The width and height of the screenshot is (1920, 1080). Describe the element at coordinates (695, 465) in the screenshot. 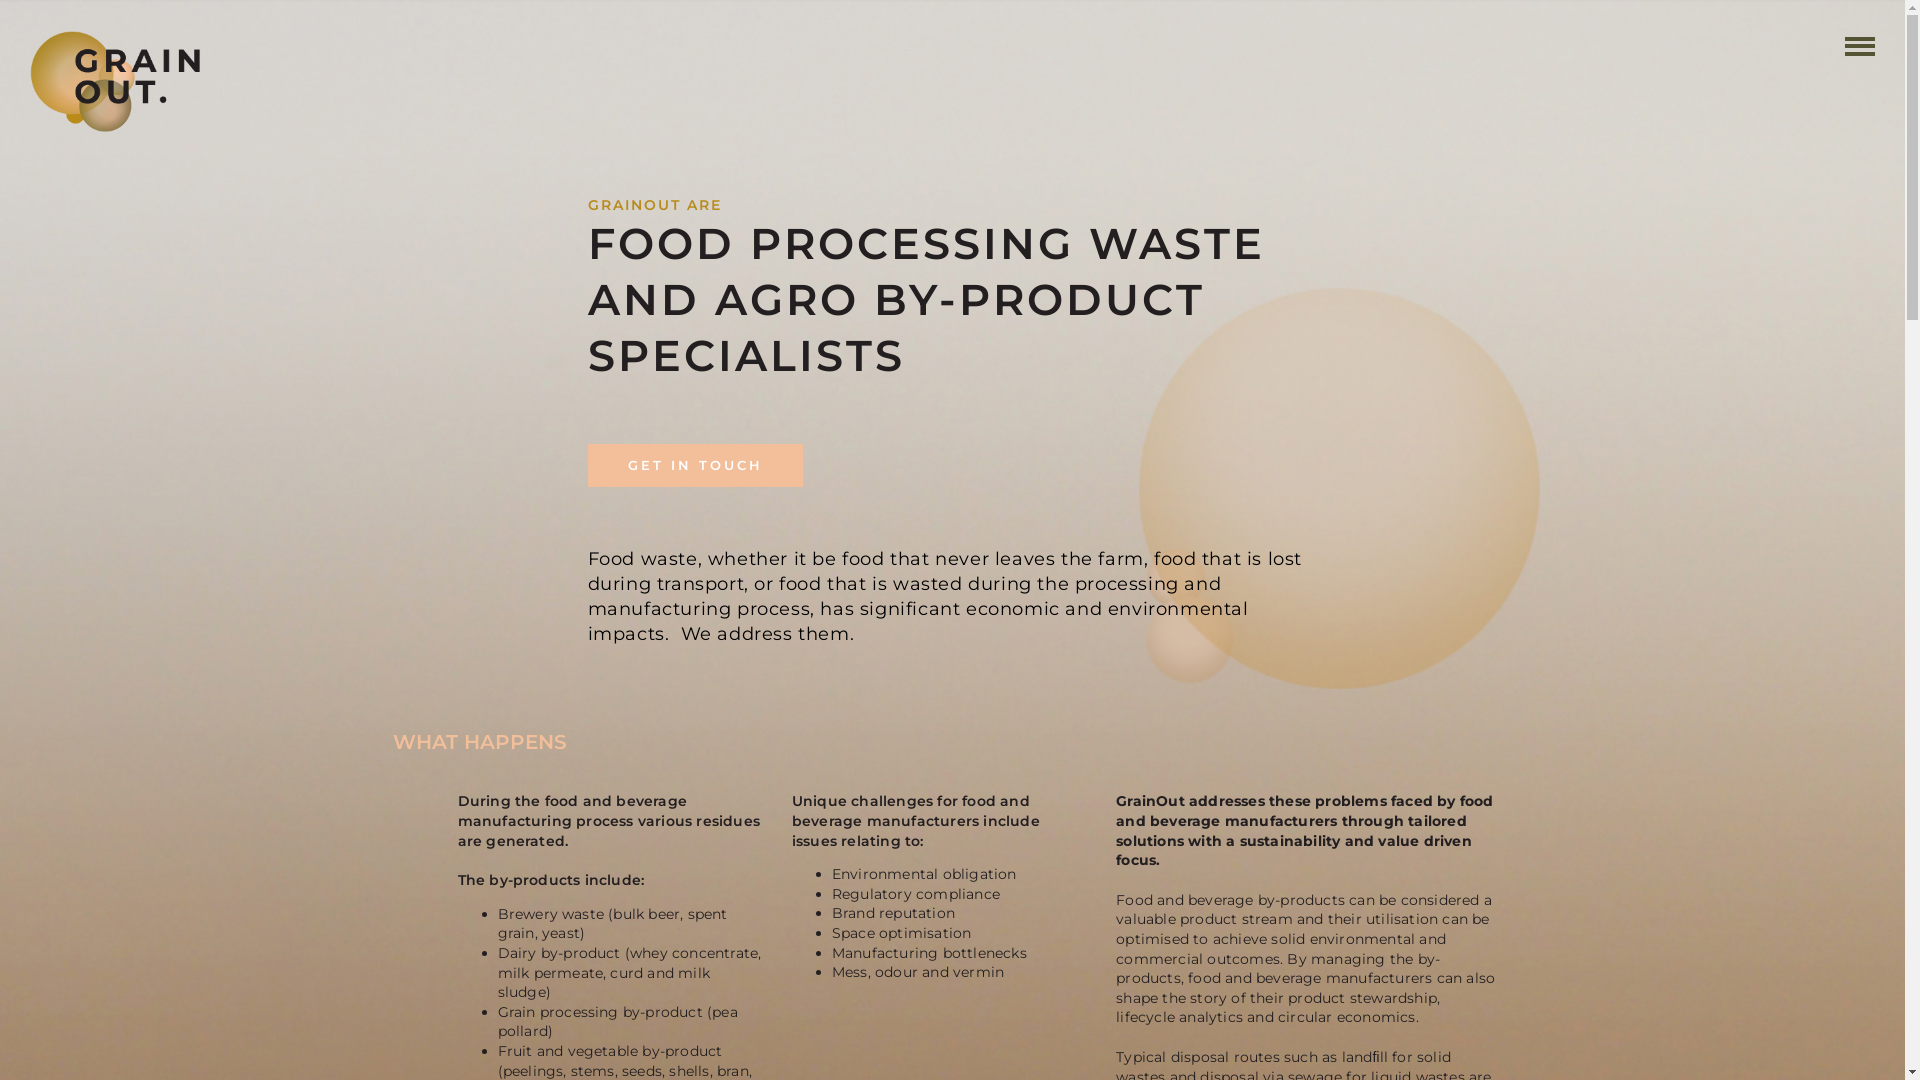

I see `'GET IN TOUCH'` at that location.